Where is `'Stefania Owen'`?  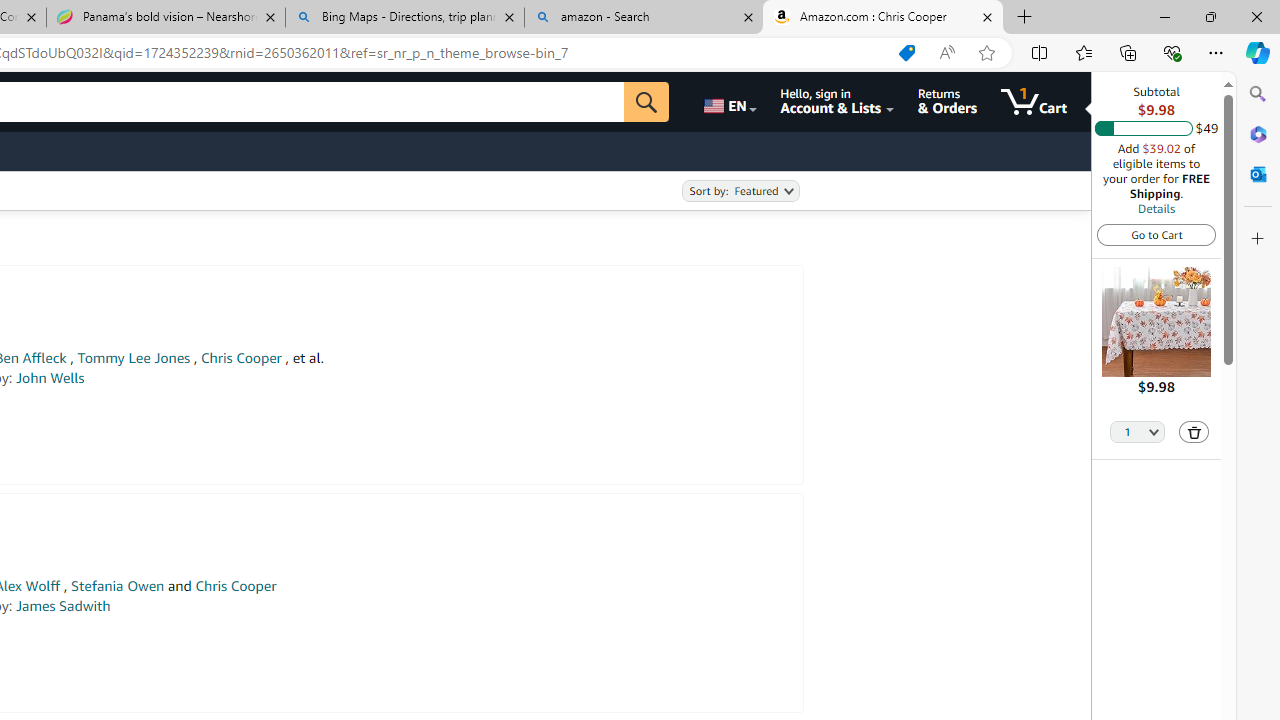 'Stefania Owen' is located at coordinates (116, 585).